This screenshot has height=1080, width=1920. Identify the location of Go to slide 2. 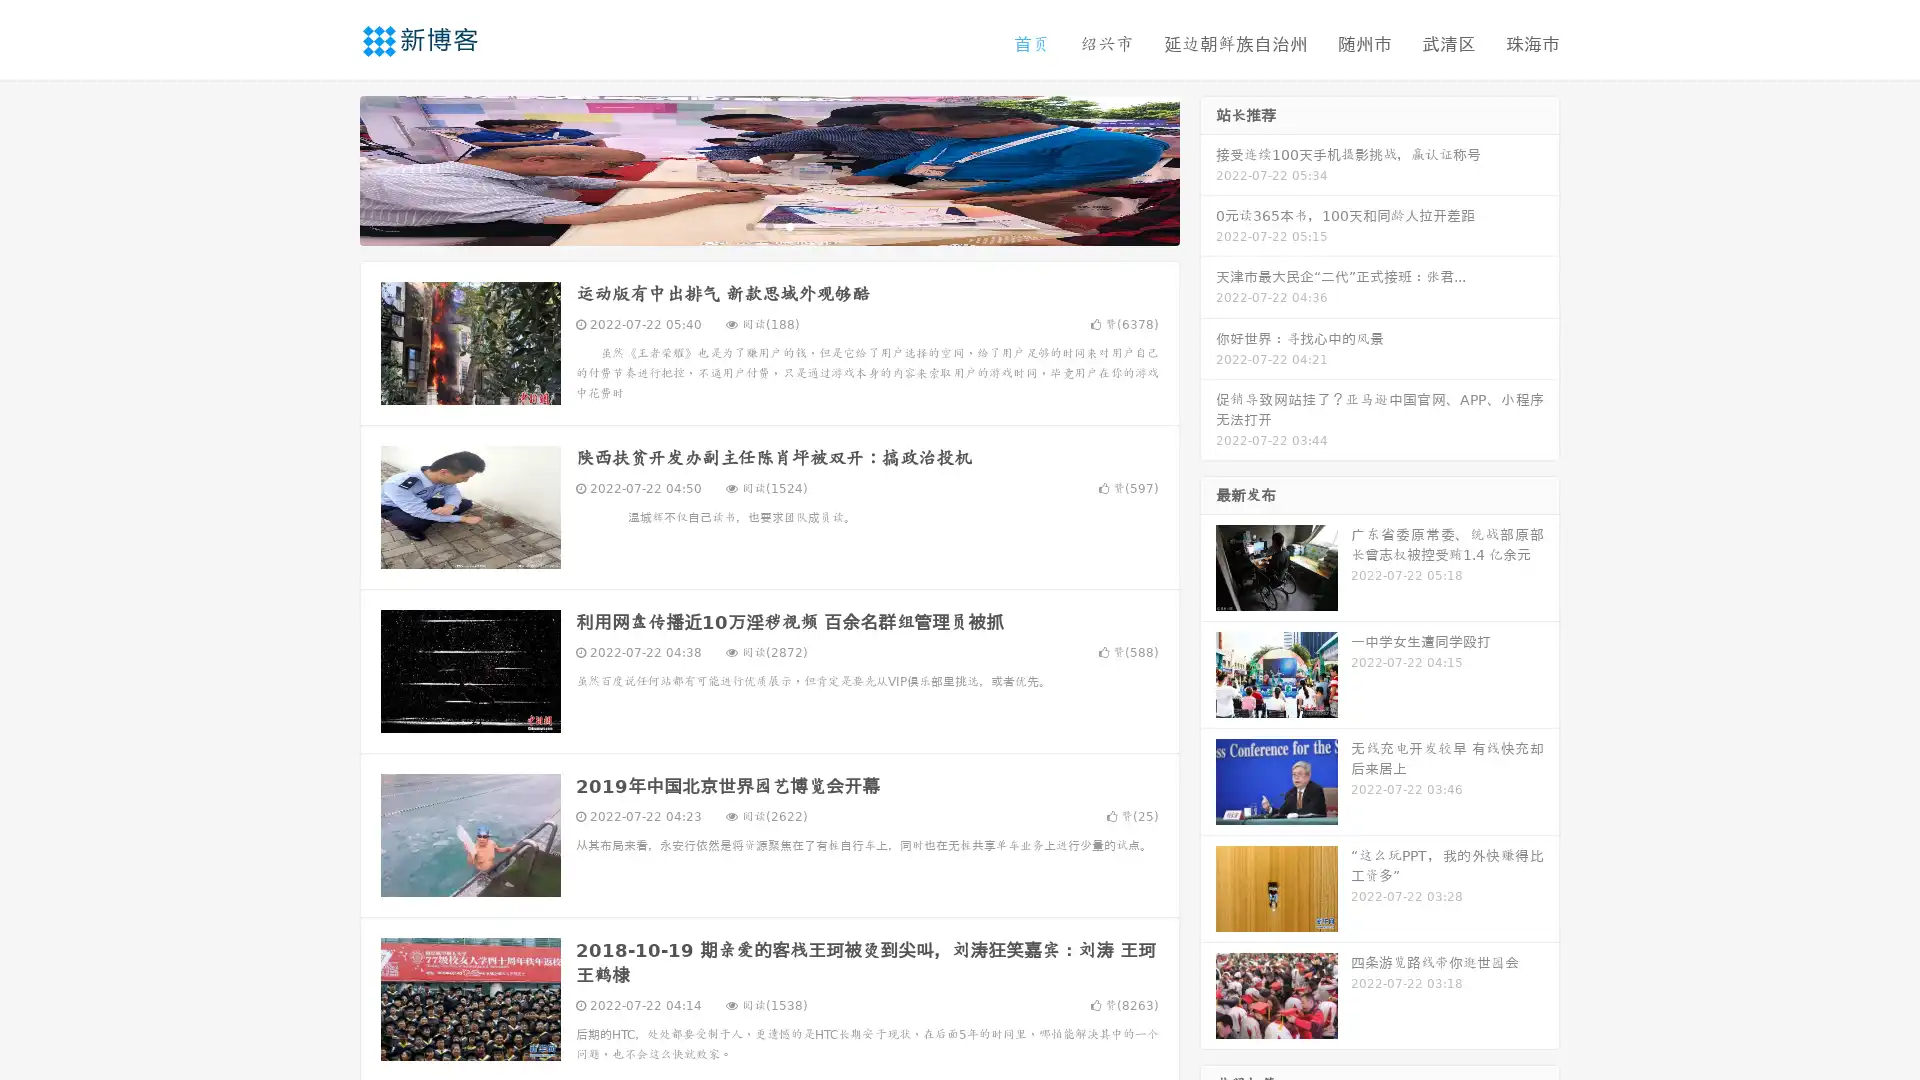
(768, 225).